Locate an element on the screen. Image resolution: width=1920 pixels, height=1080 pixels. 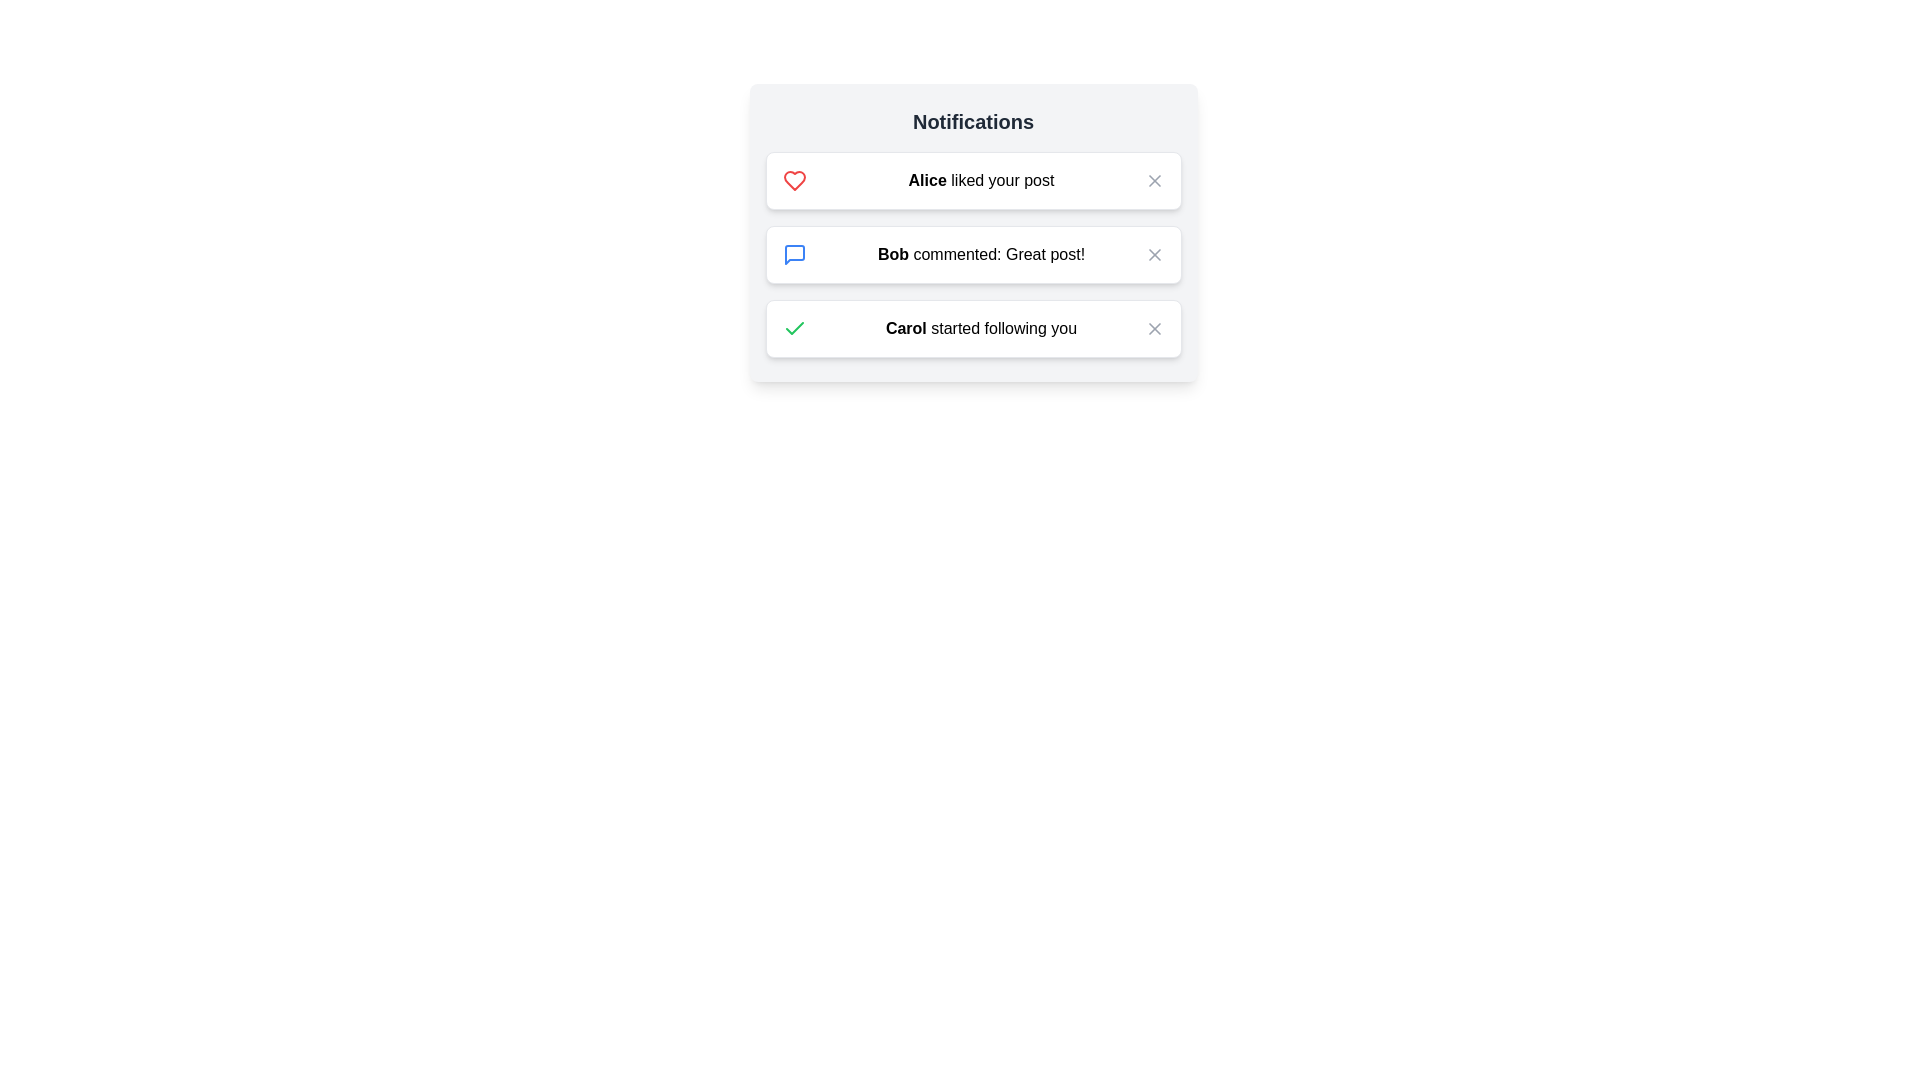
the notification 'Bob commented: Great post!' by clicking on the blue speech bubble graphic icon located prominently on the left side of the notification entry is located at coordinates (793, 253).